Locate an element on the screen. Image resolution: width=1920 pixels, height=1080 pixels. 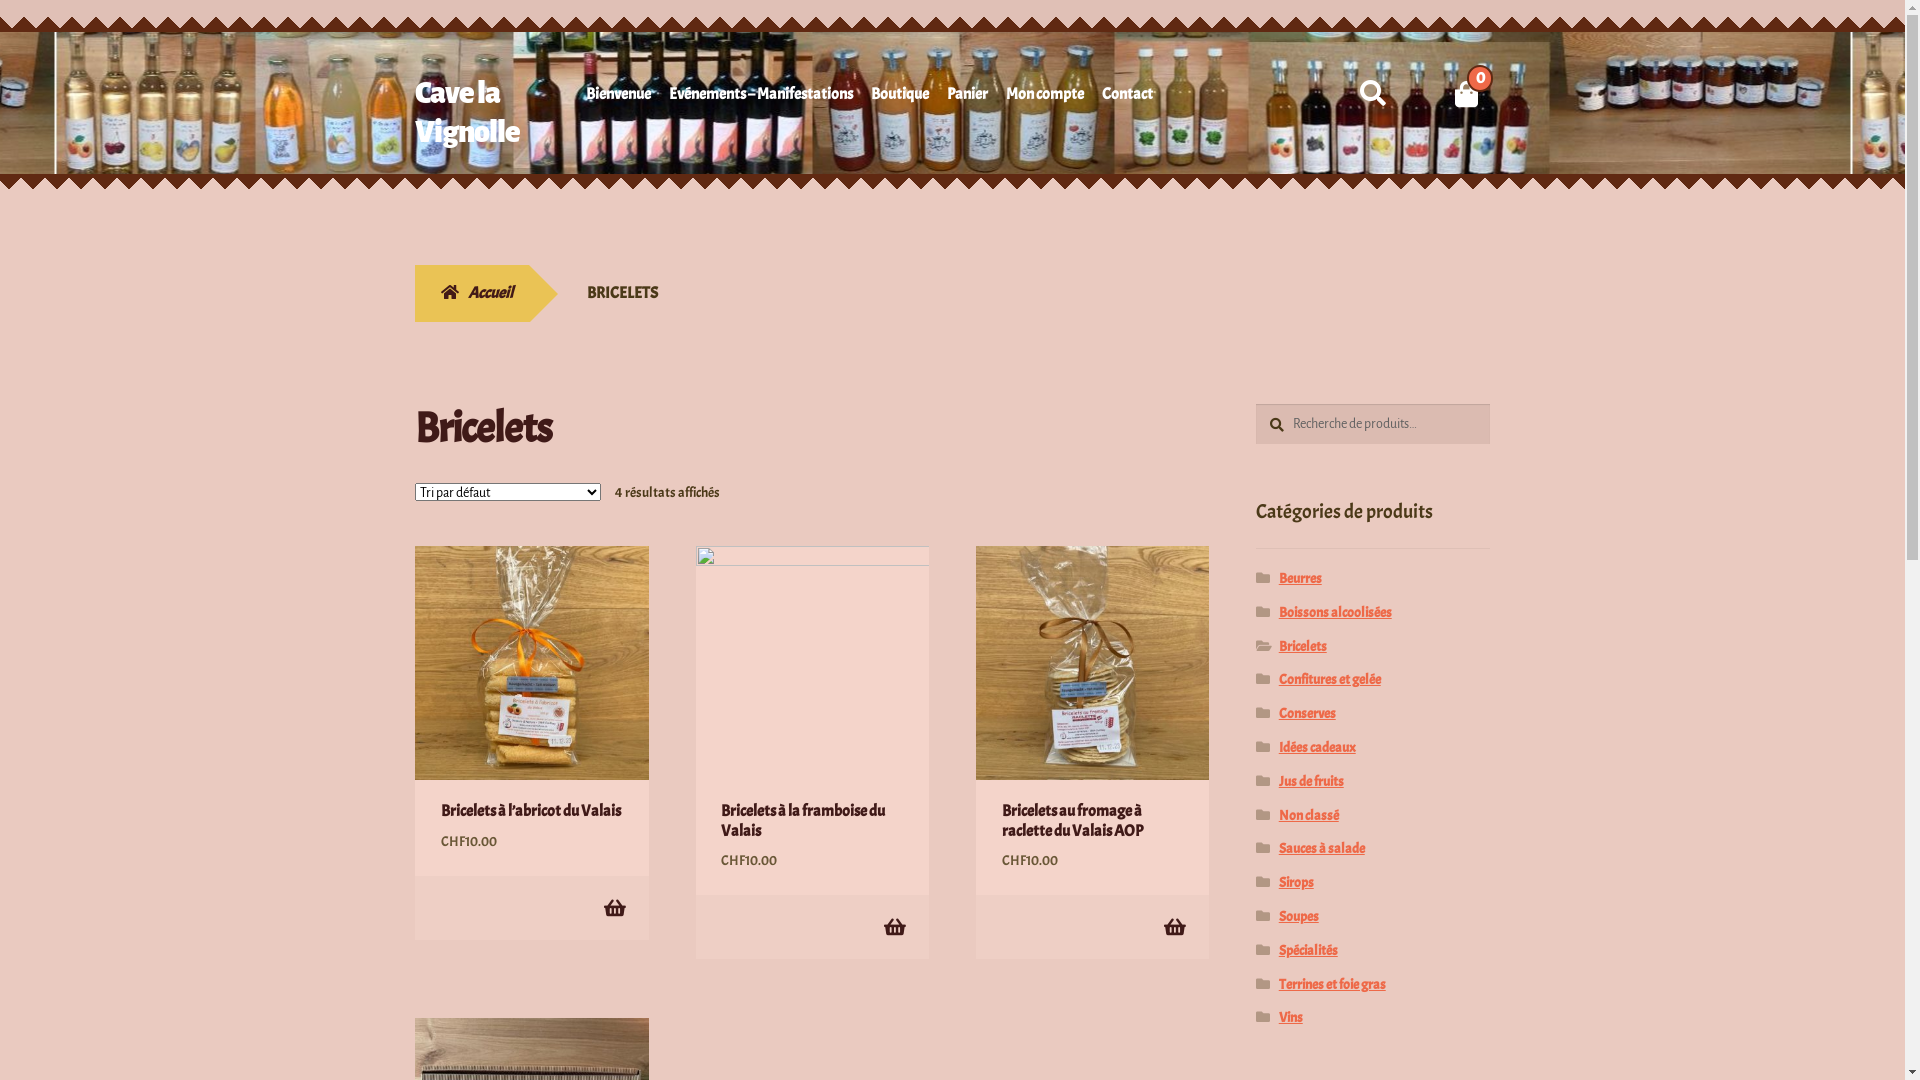
'Mon compte' is located at coordinates (1044, 97).